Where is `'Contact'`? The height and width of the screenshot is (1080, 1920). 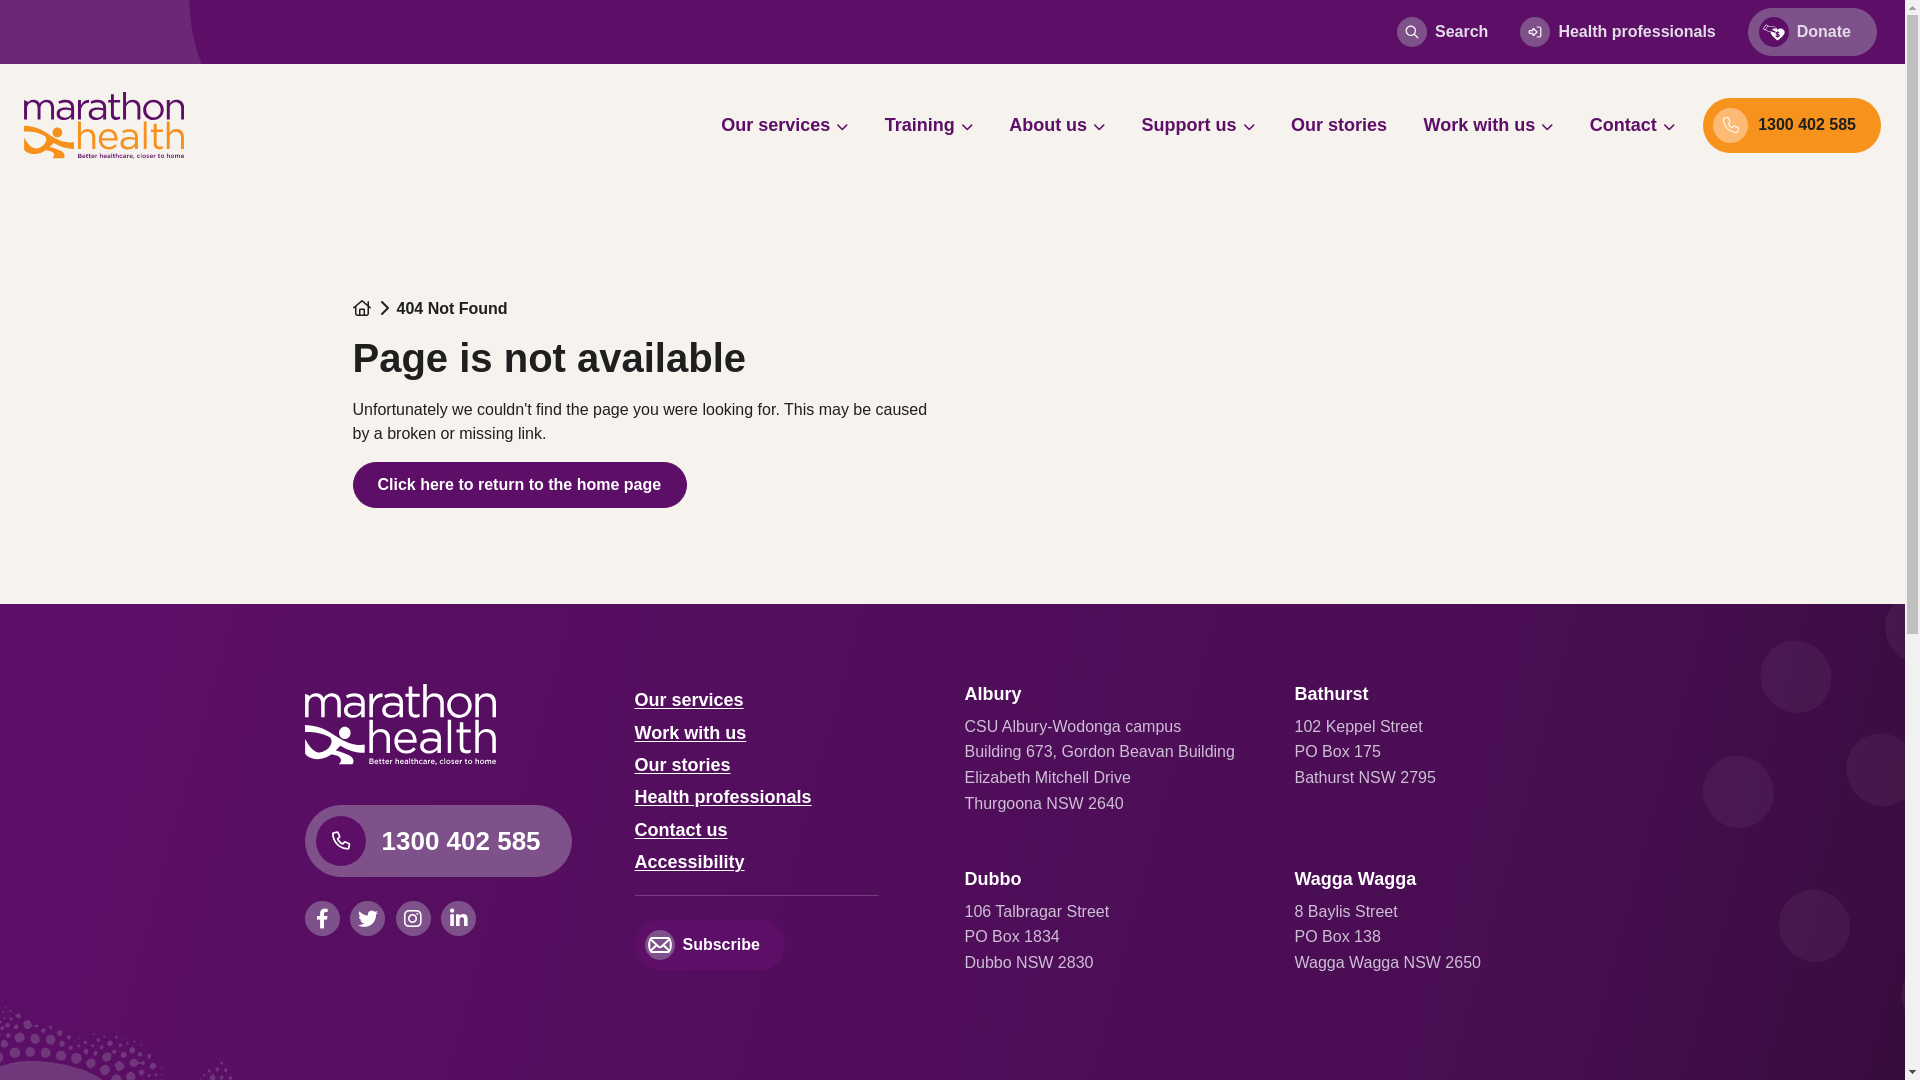 'Contact' is located at coordinates (1632, 124).